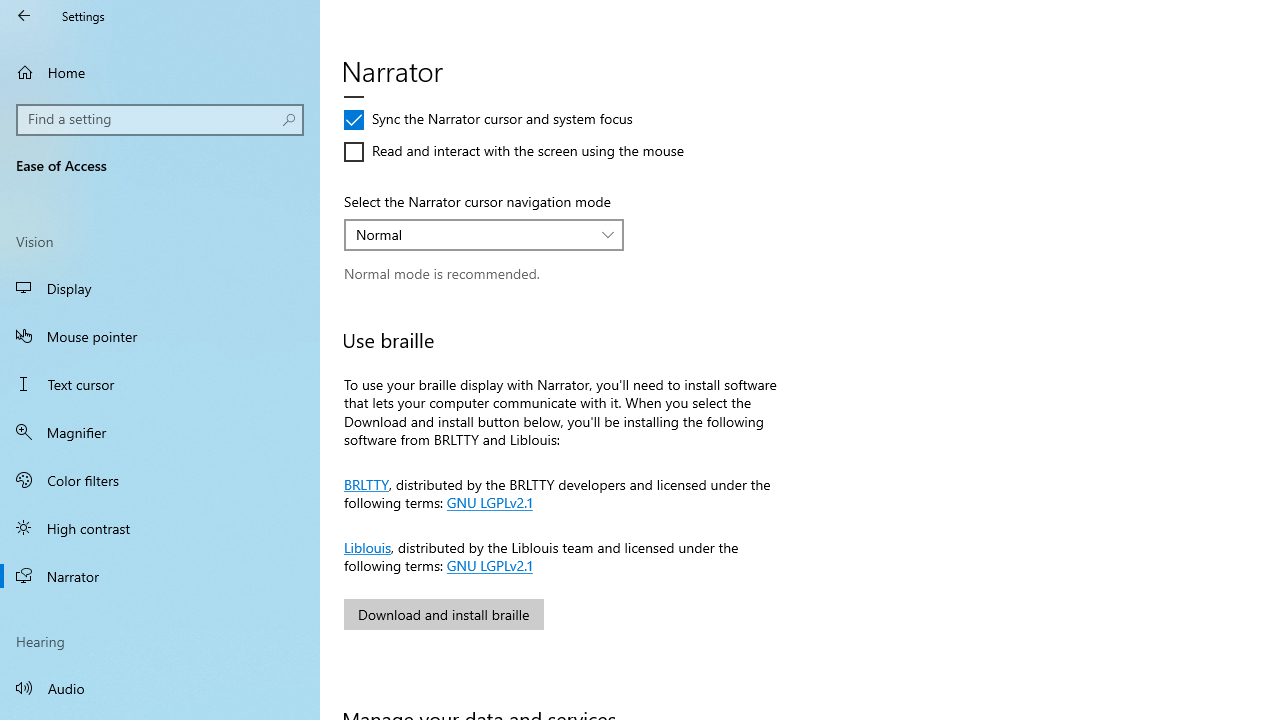  Describe the element at coordinates (443, 613) in the screenshot. I see `'Download and install braille'` at that location.